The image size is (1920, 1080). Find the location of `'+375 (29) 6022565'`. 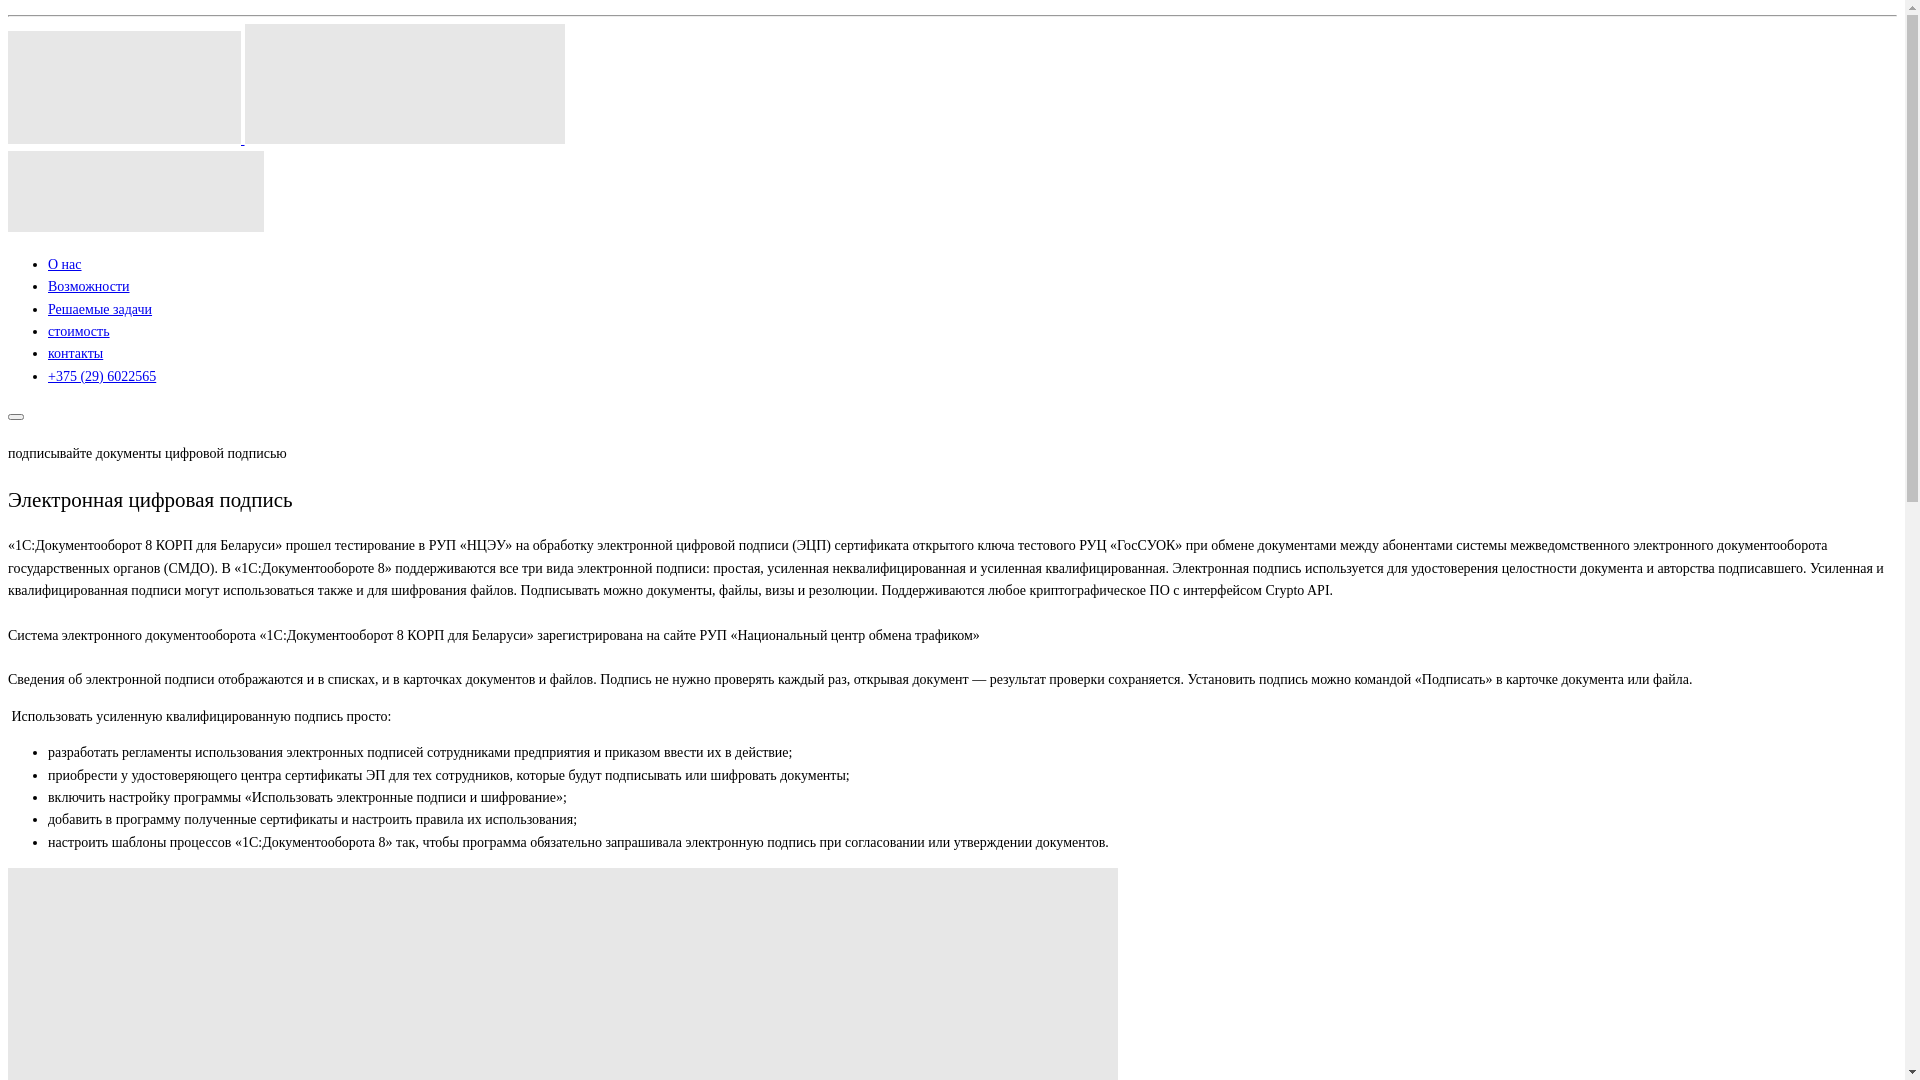

'+375 (29) 6022565' is located at coordinates (100, 376).